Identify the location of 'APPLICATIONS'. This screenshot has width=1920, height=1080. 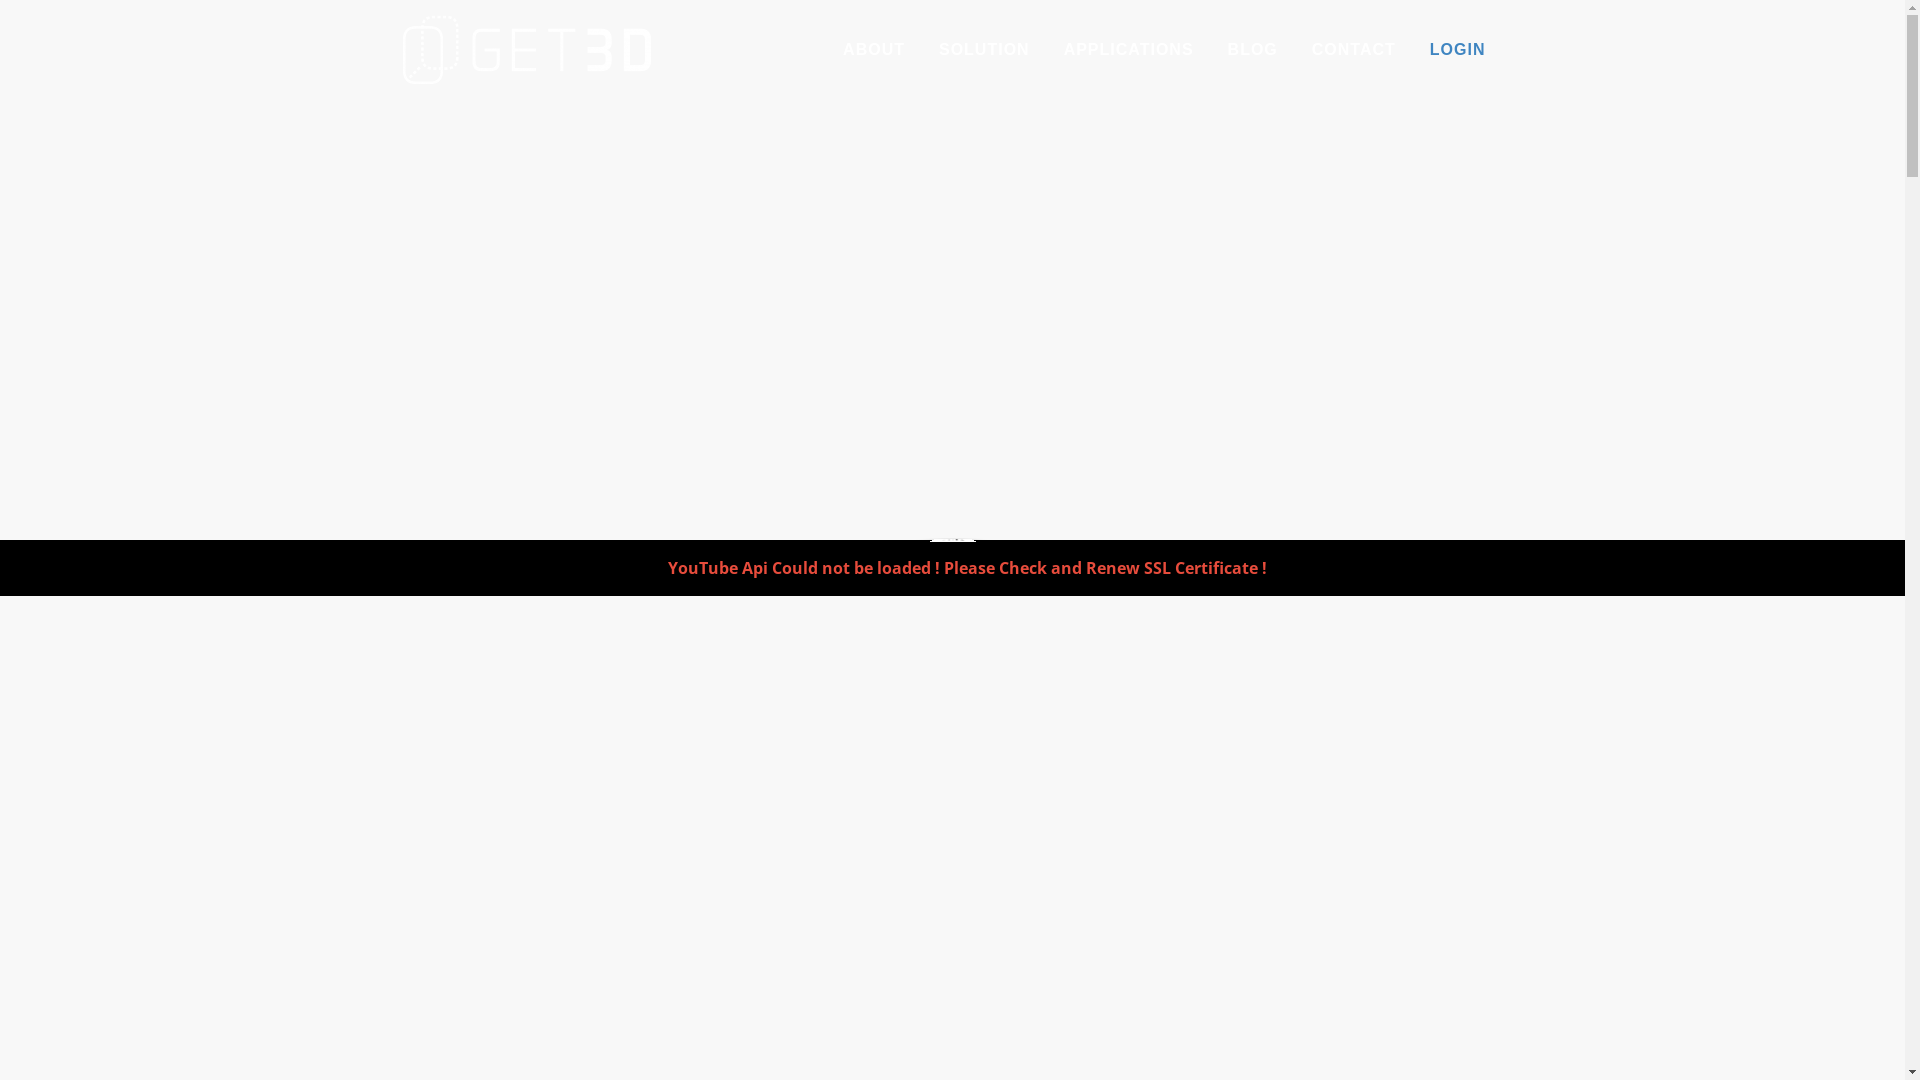
(1128, 49).